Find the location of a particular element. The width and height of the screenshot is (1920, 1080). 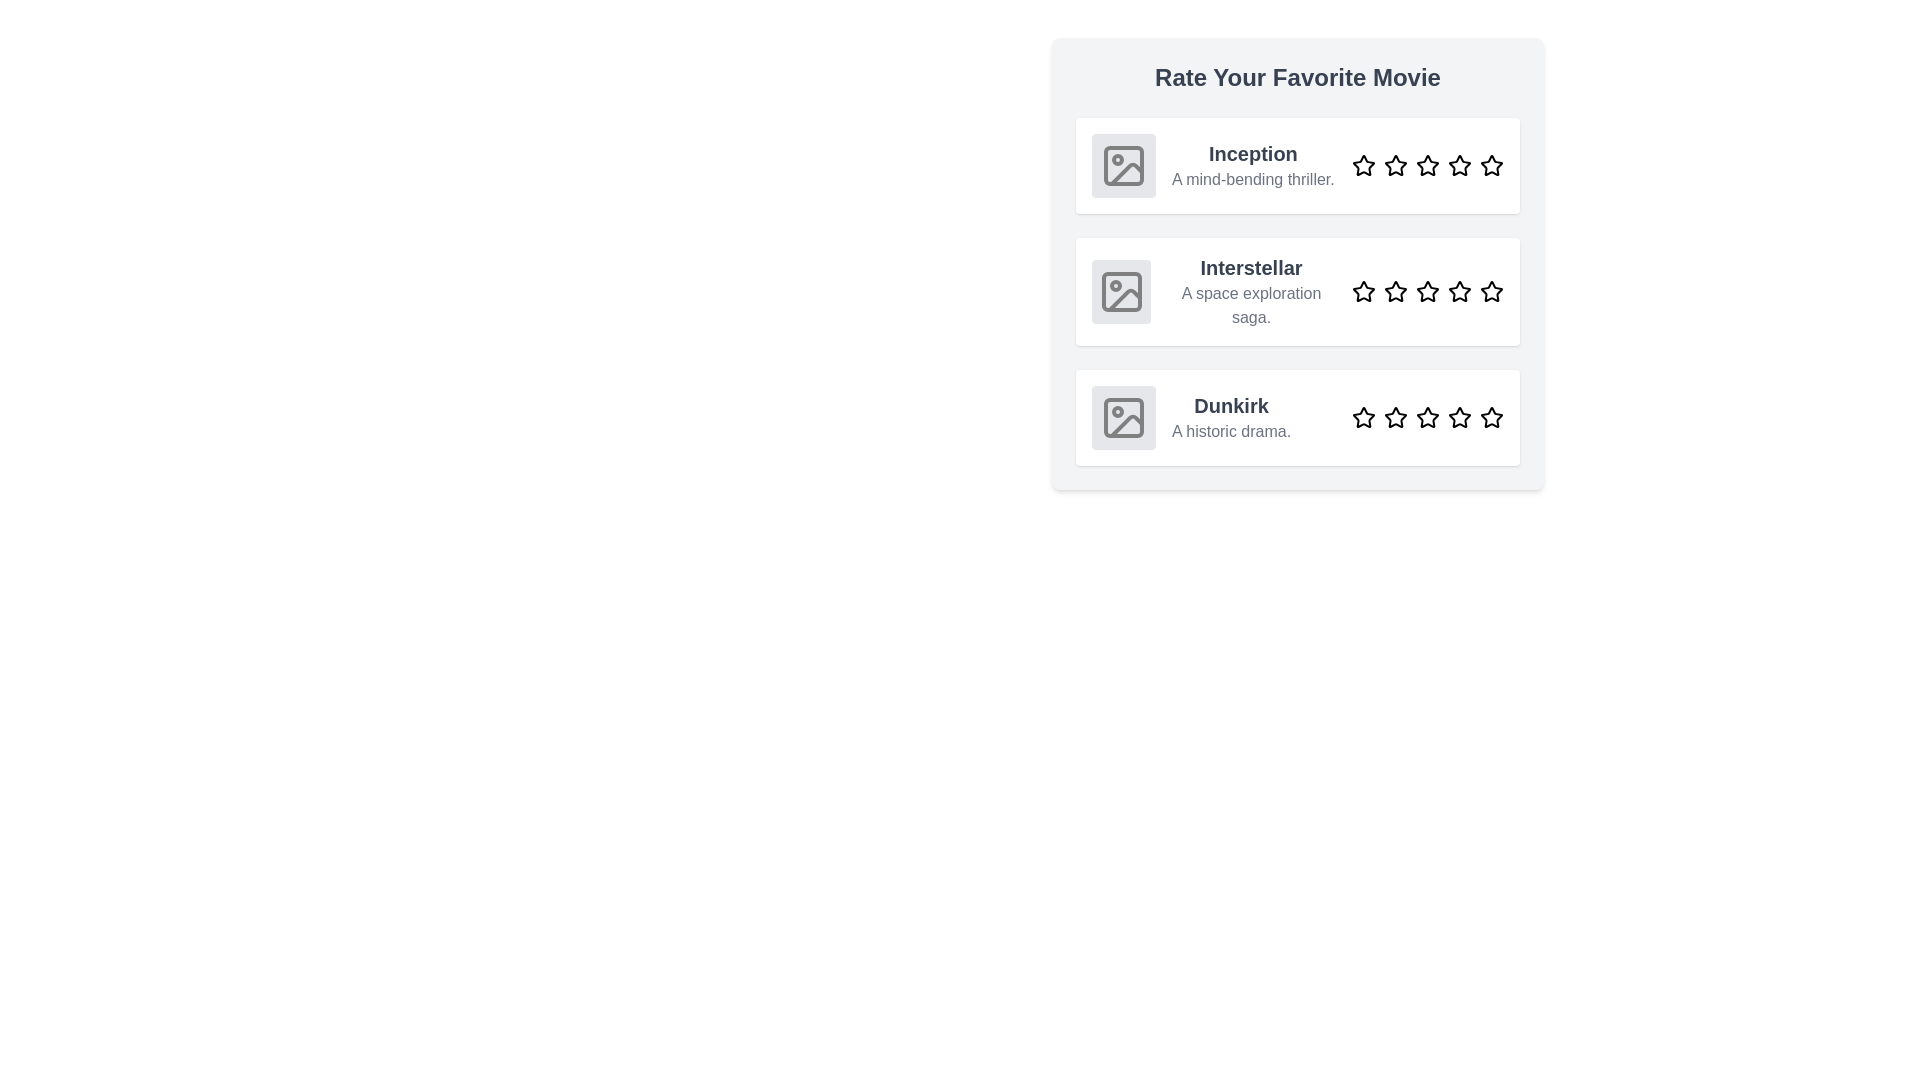

the movie thumbnail icon for 'Inception', which is located in the first row of a vertical list layout, to the left of the text 'Inception' and the subtext 'A mind-bending thriller' is located at coordinates (1123, 164).